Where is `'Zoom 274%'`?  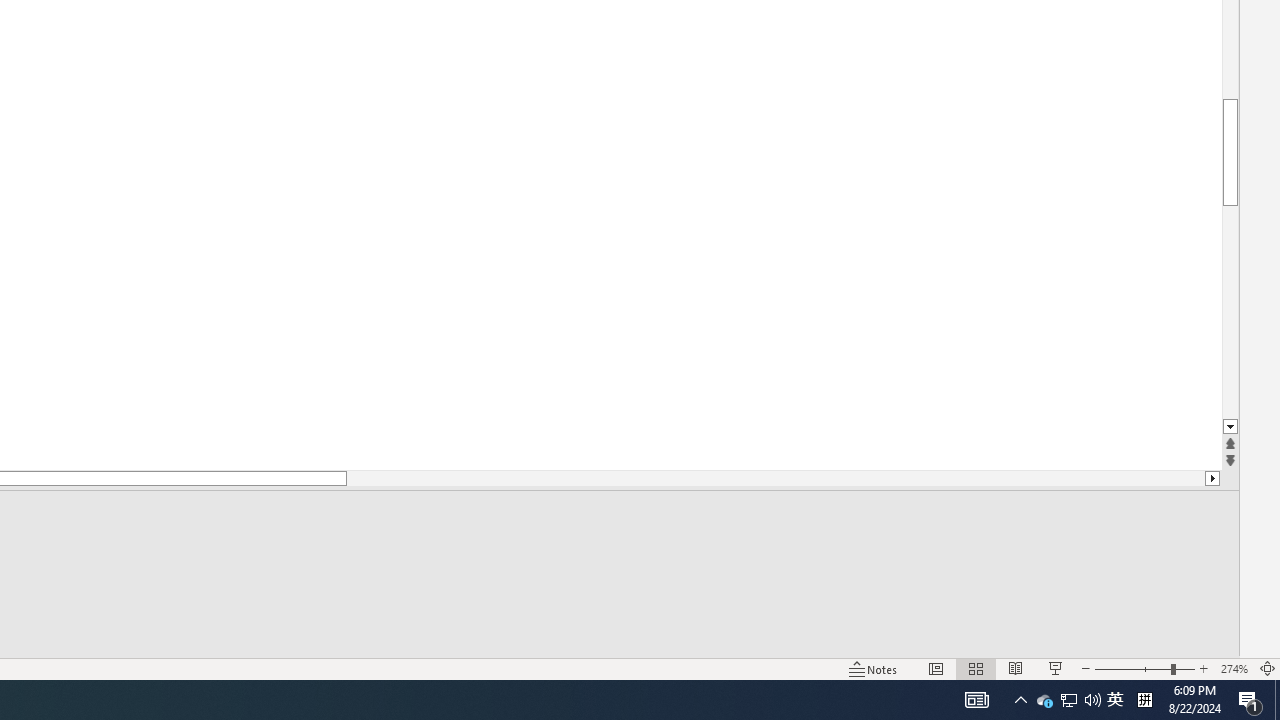 'Zoom 274%' is located at coordinates (1233, 669).